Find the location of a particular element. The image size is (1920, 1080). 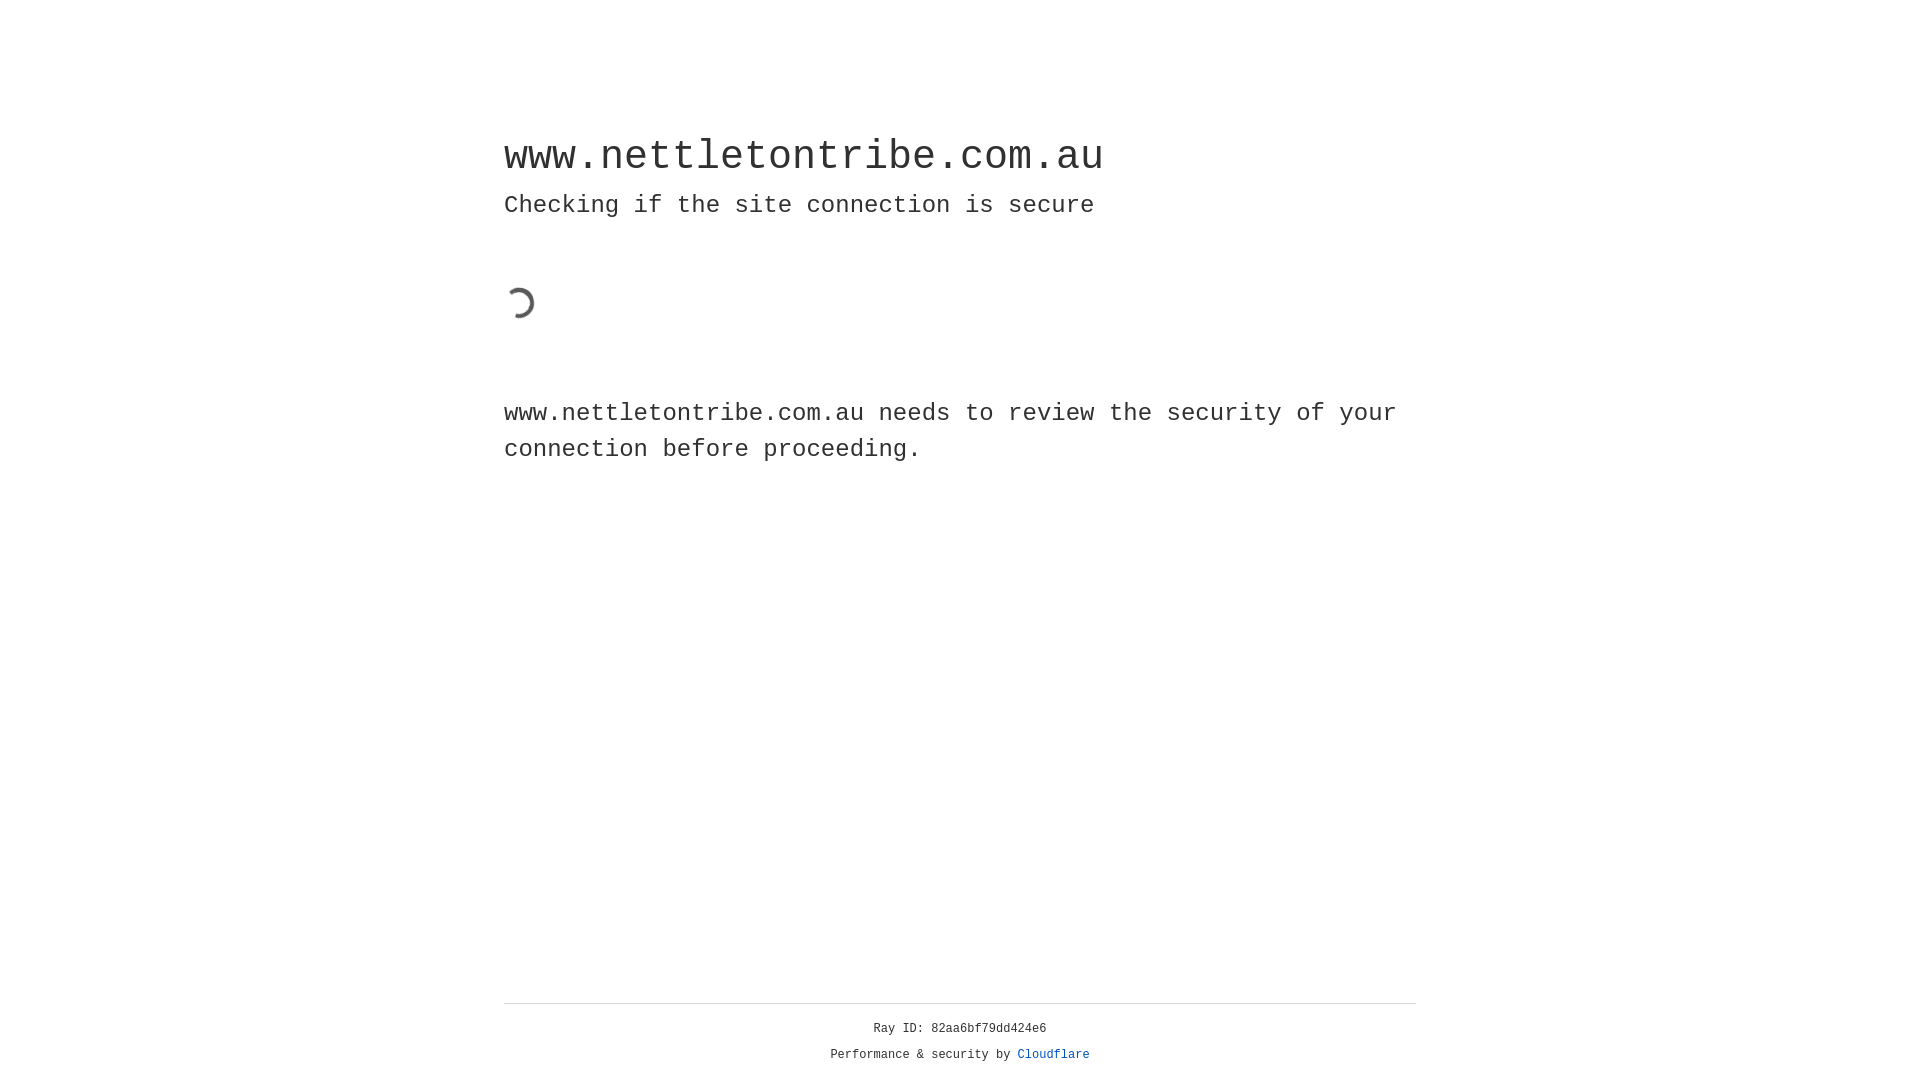

'Cloudflare' is located at coordinates (1017, 1054).